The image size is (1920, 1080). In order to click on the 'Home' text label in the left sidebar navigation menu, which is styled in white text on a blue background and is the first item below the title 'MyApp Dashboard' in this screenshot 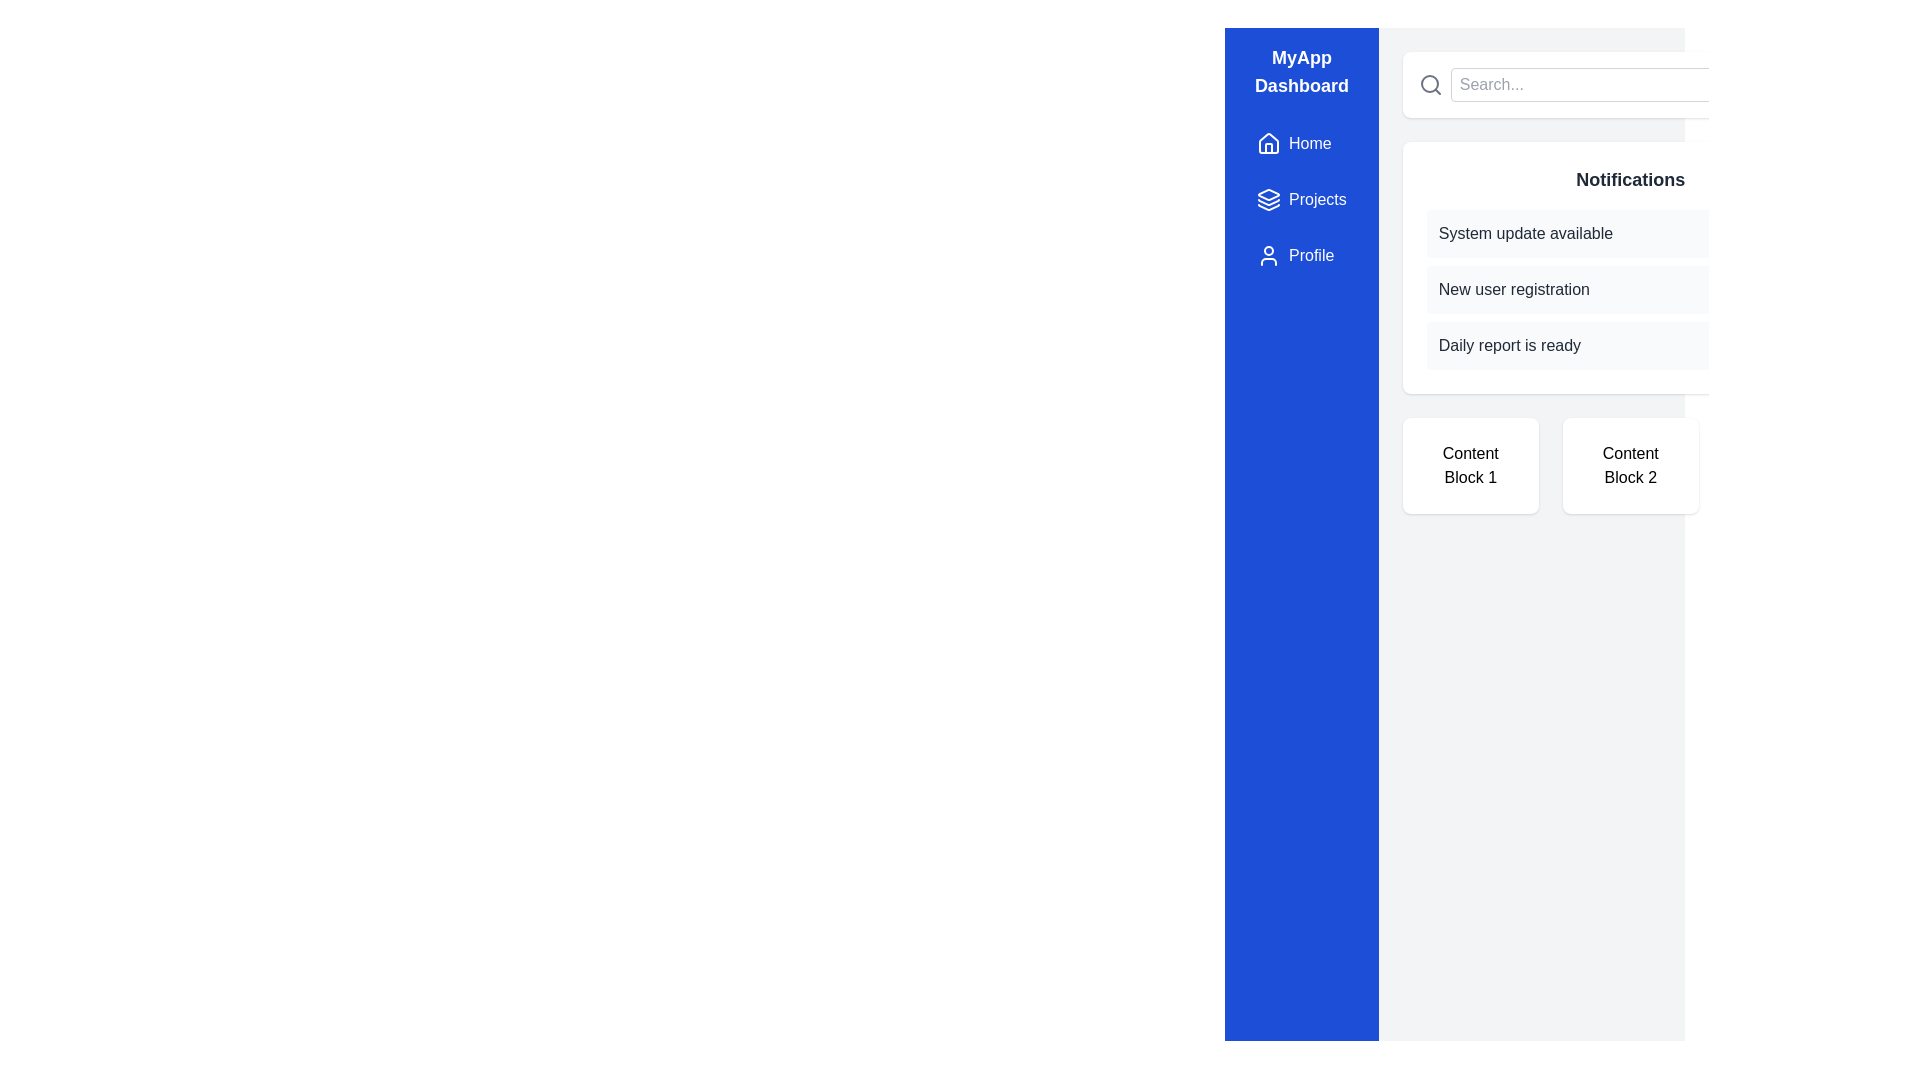, I will do `click(1310, 142)`.